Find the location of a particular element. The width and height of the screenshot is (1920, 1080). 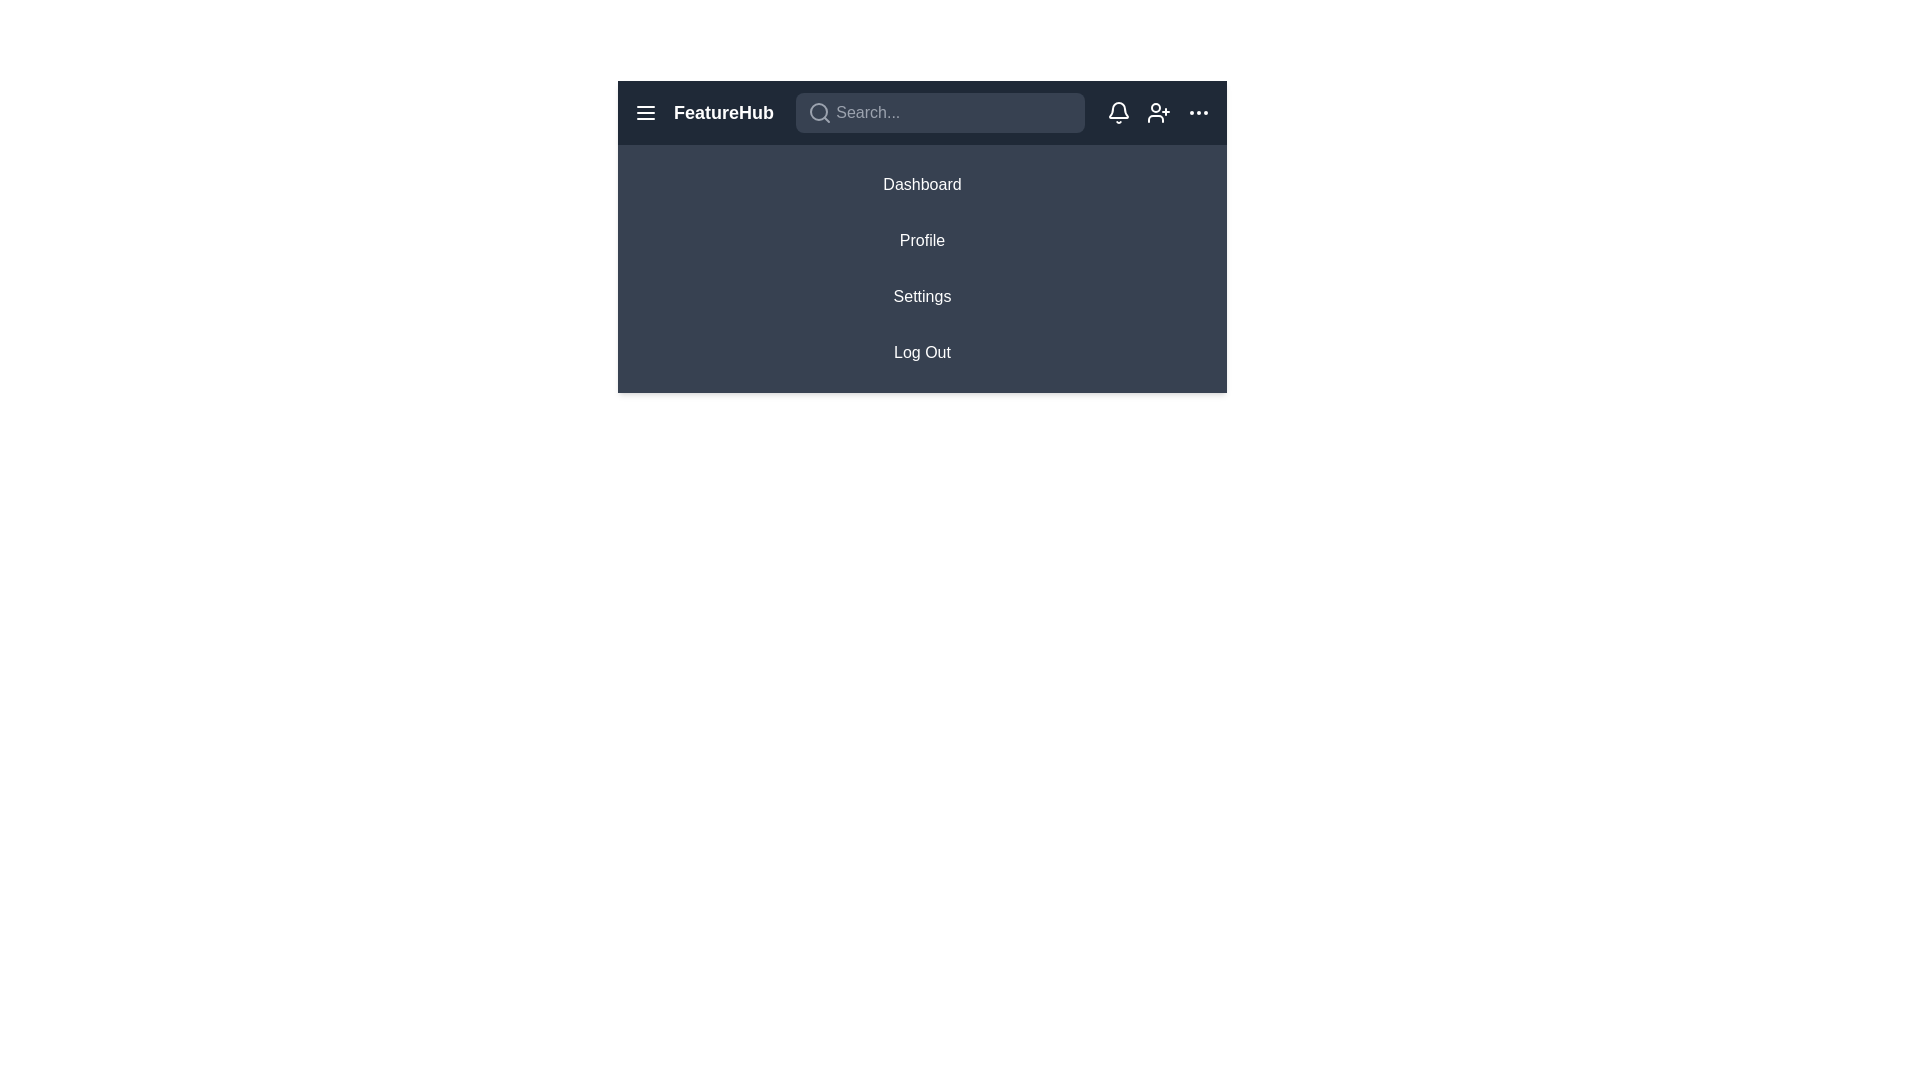

the hamburger menu icon located at the top-left corner of the interface, which is styled as three horizontal lines and is positioned within the dark header bar next to the title 'FeatureHub' is located at coordinates (646, 112).